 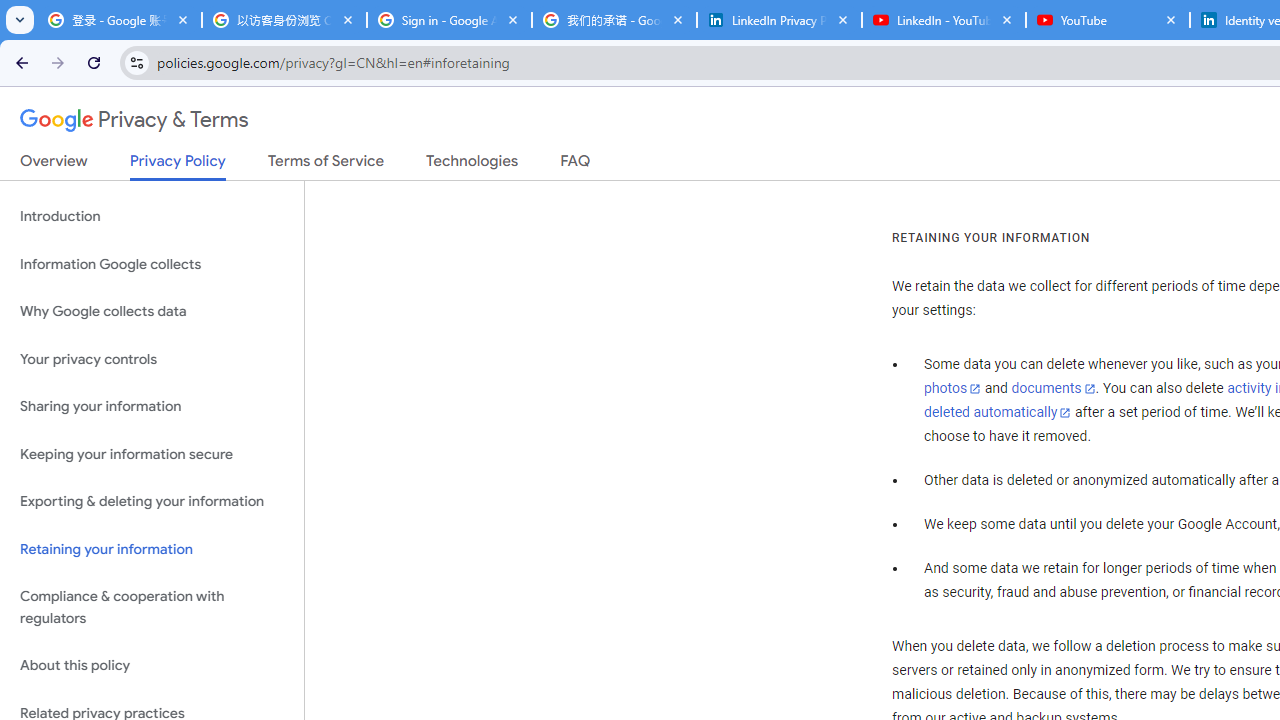 I want to click on 'Sign in - Google Accounts', so click(x=448, y=20).